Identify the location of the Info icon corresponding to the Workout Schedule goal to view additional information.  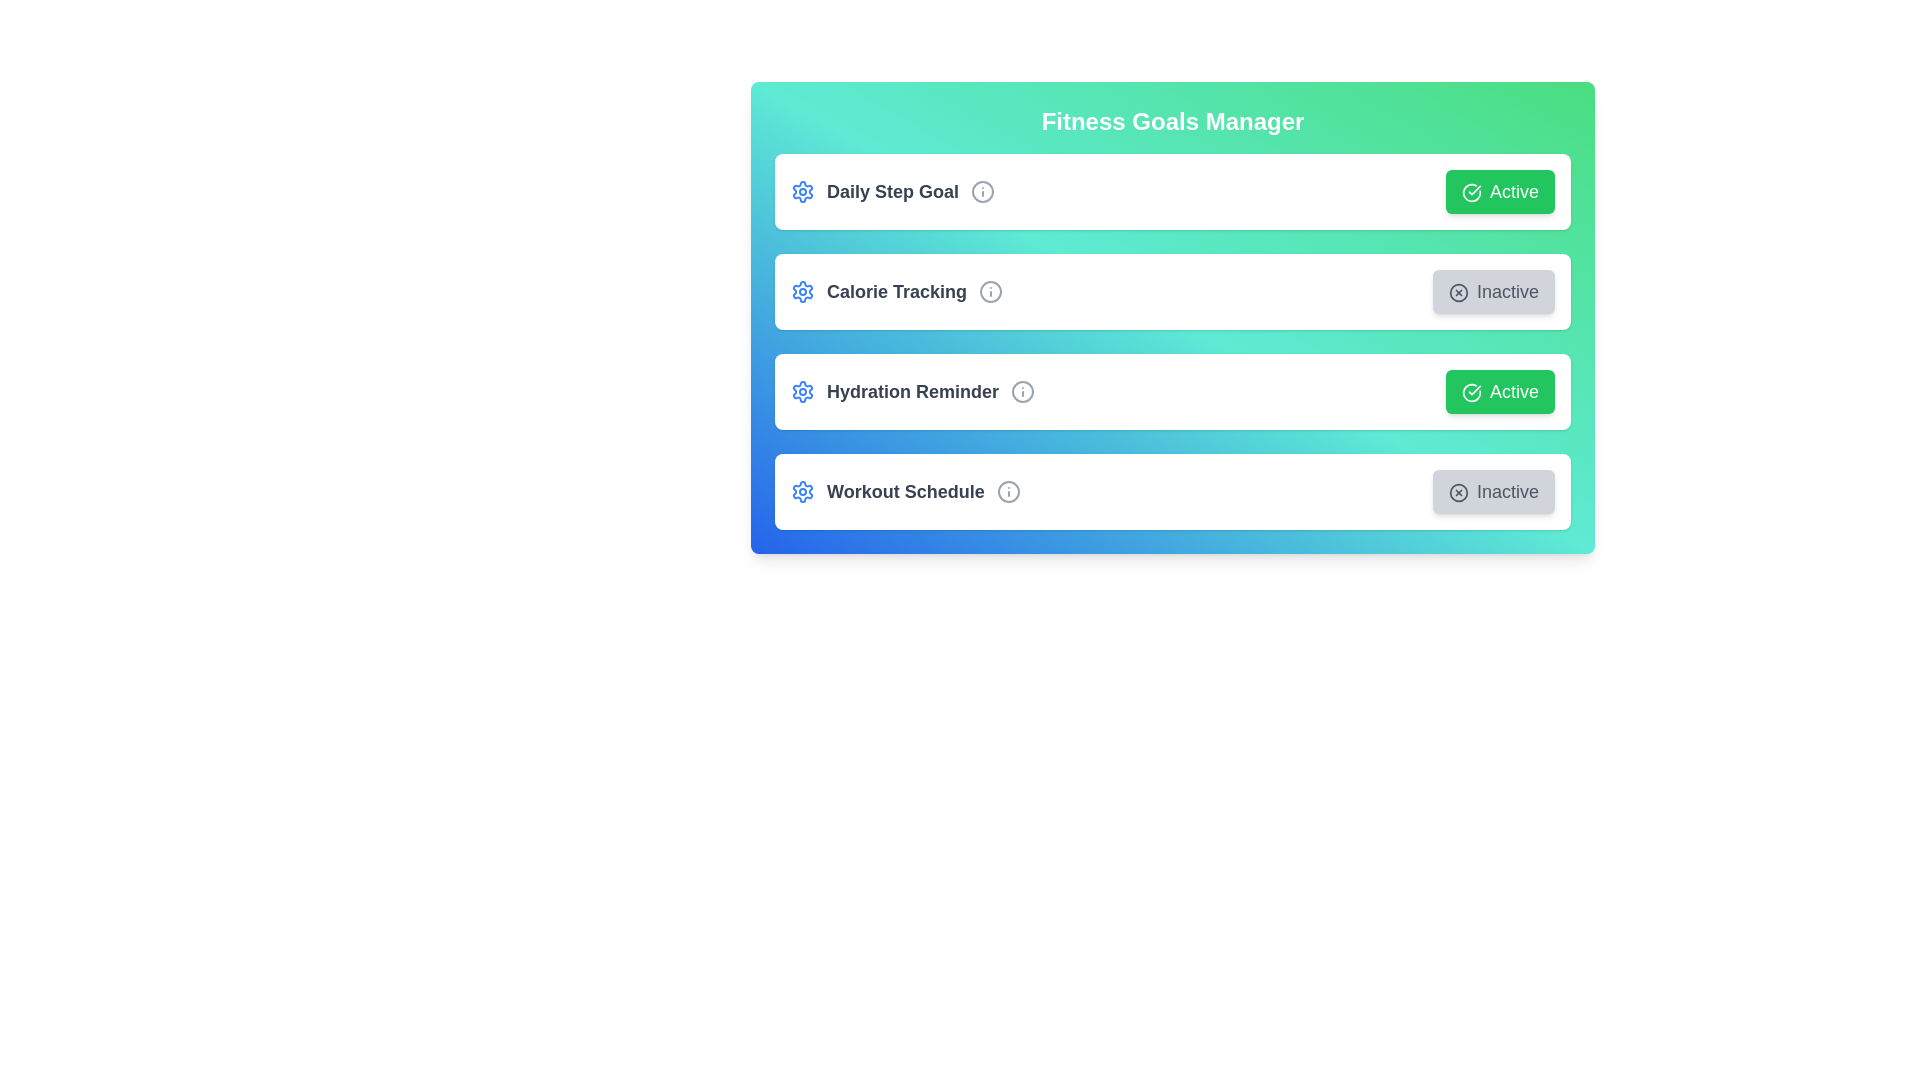
(1008, 492).